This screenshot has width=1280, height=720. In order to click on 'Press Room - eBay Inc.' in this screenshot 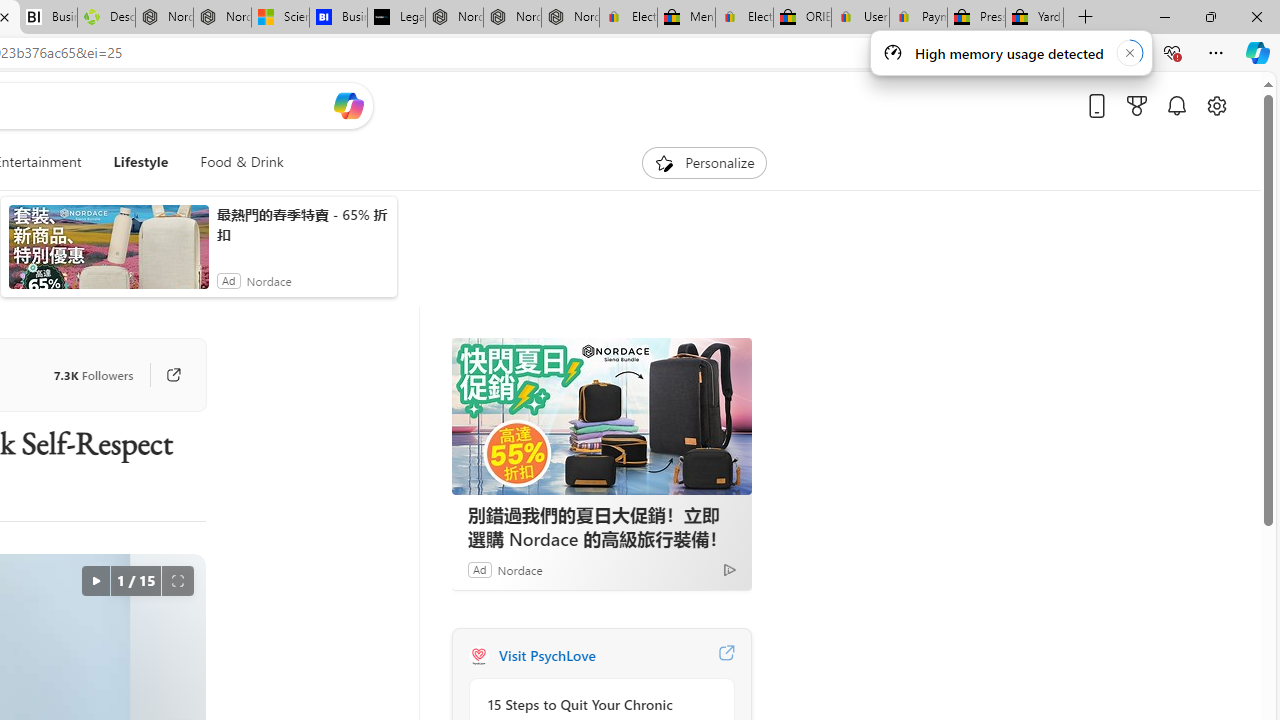, I will do `click(976, 17)`.